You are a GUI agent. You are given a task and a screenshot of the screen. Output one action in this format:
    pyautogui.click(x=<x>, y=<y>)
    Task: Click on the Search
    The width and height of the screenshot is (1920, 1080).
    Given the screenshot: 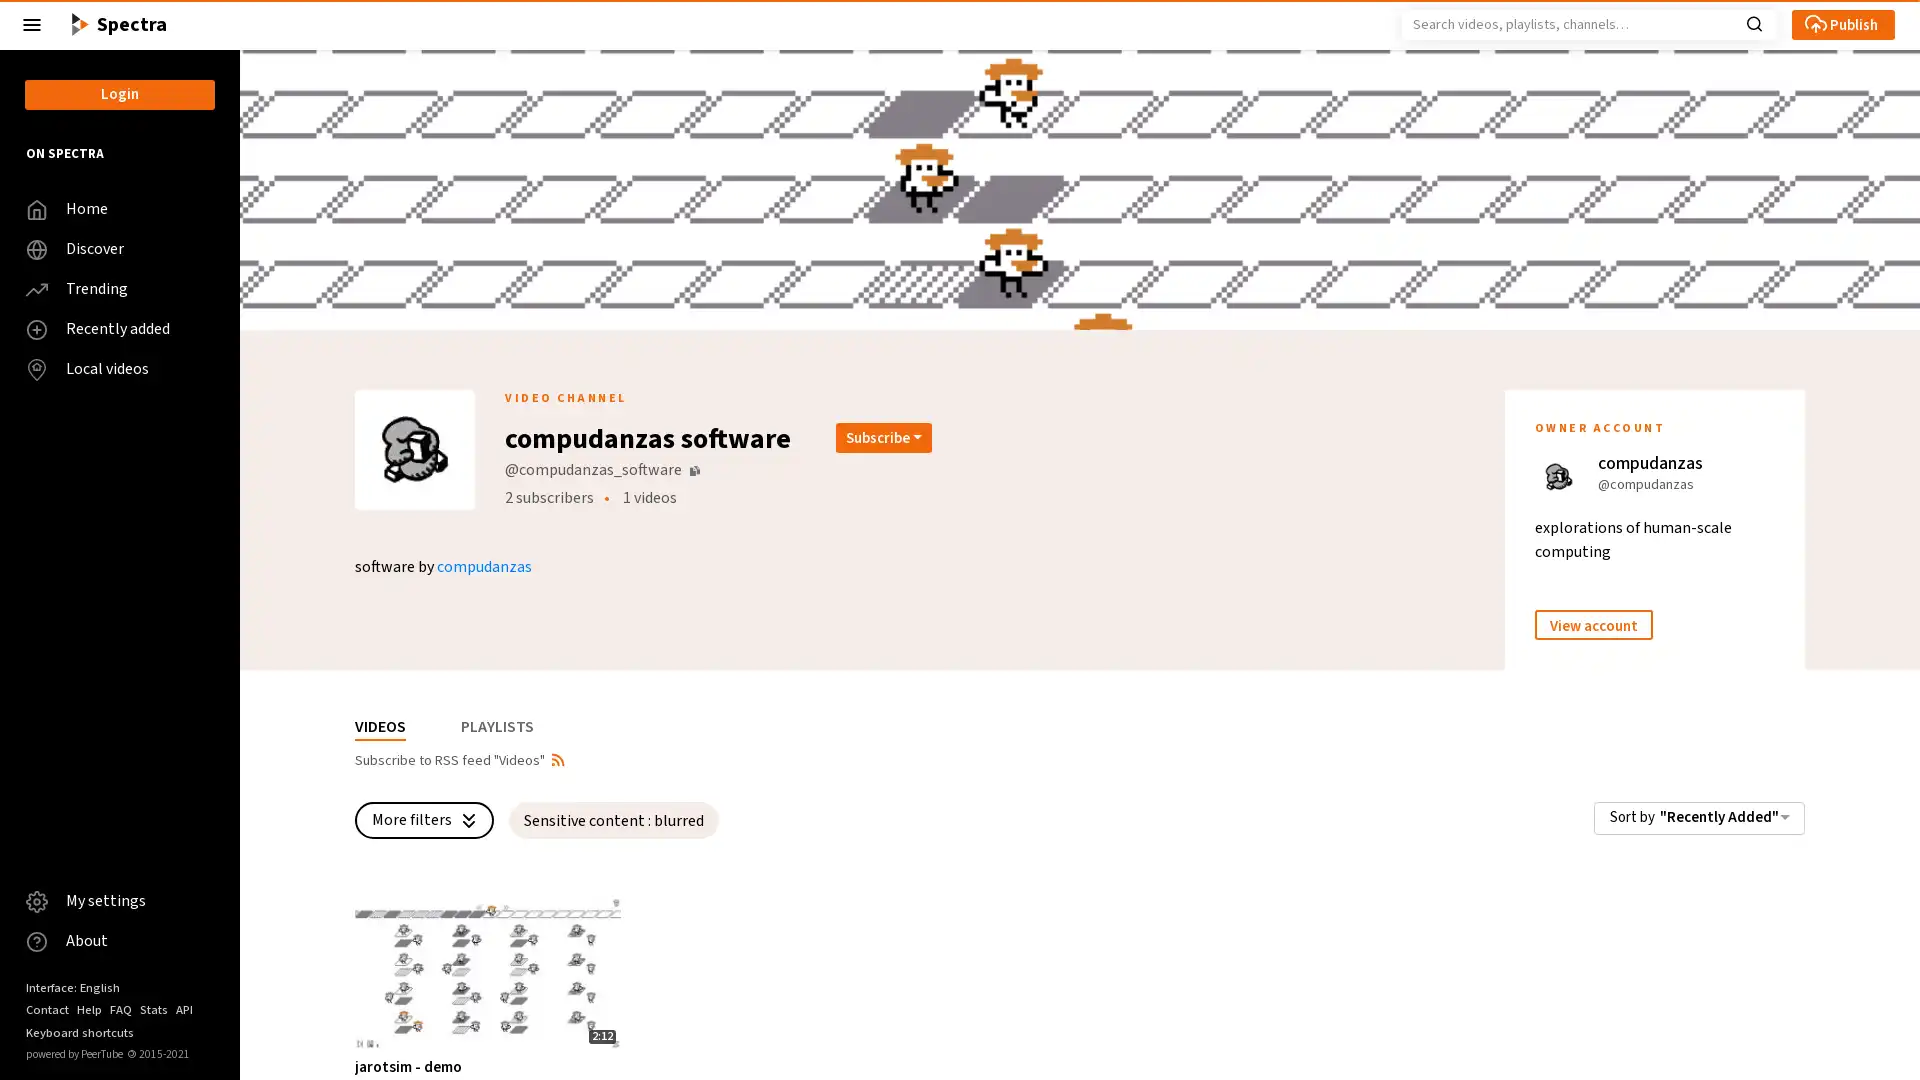 What is the action you would take?
    pyautogui.click(x=1753, y=22)
    